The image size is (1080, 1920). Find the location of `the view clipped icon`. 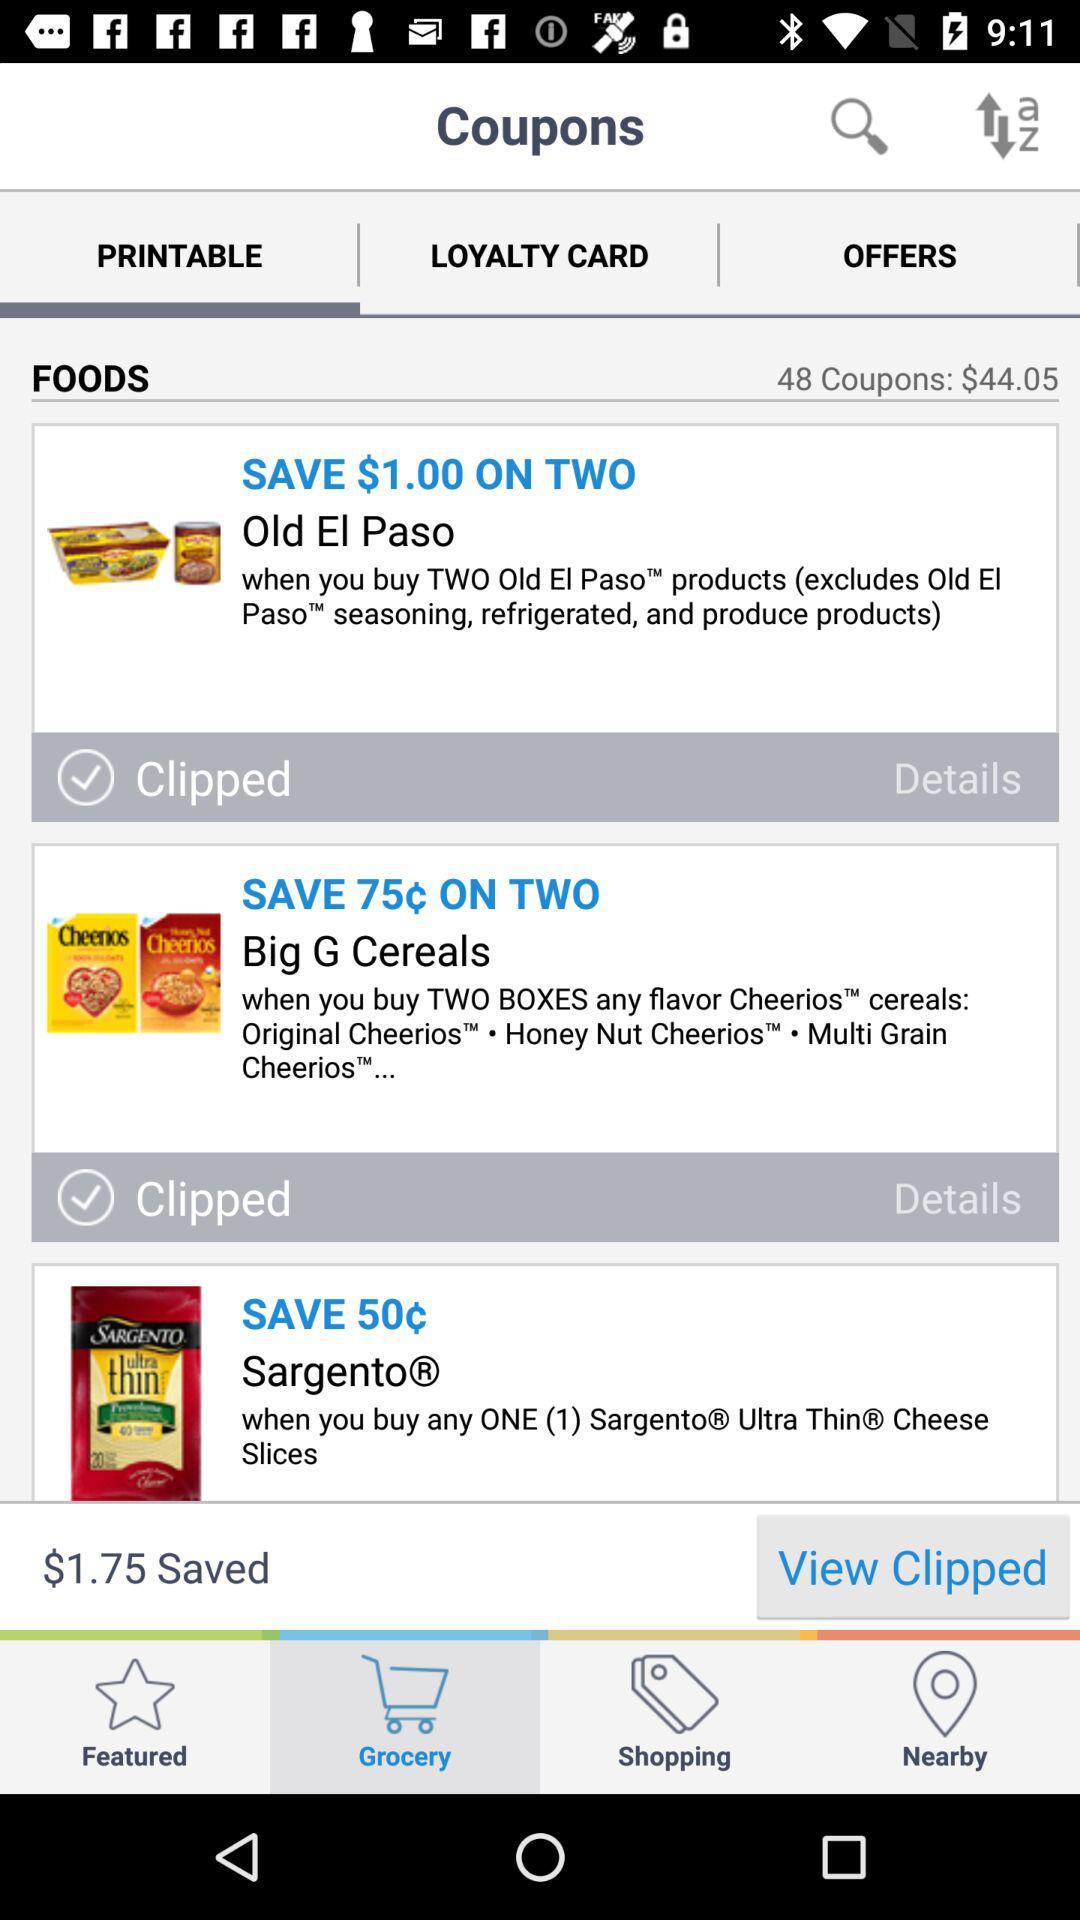

the view clipped icon is located at coordinates (913, 1565).